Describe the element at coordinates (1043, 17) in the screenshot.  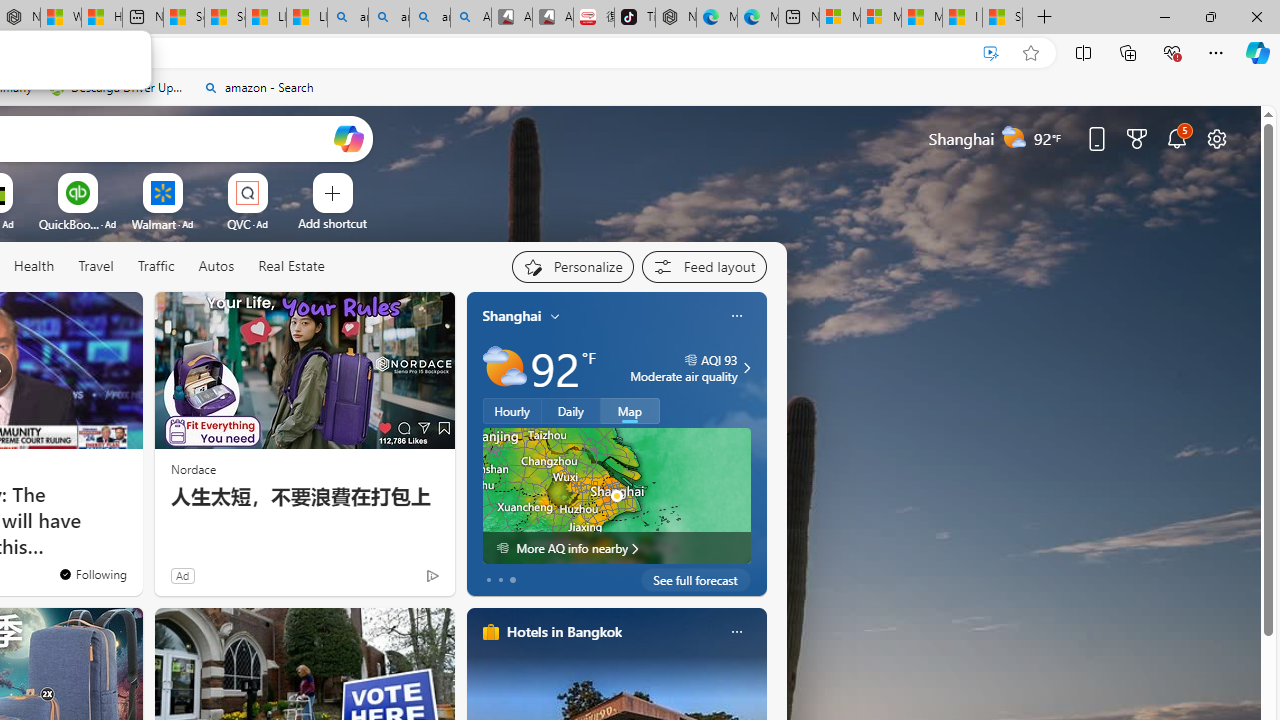
I see `'New Tab'` at that location.